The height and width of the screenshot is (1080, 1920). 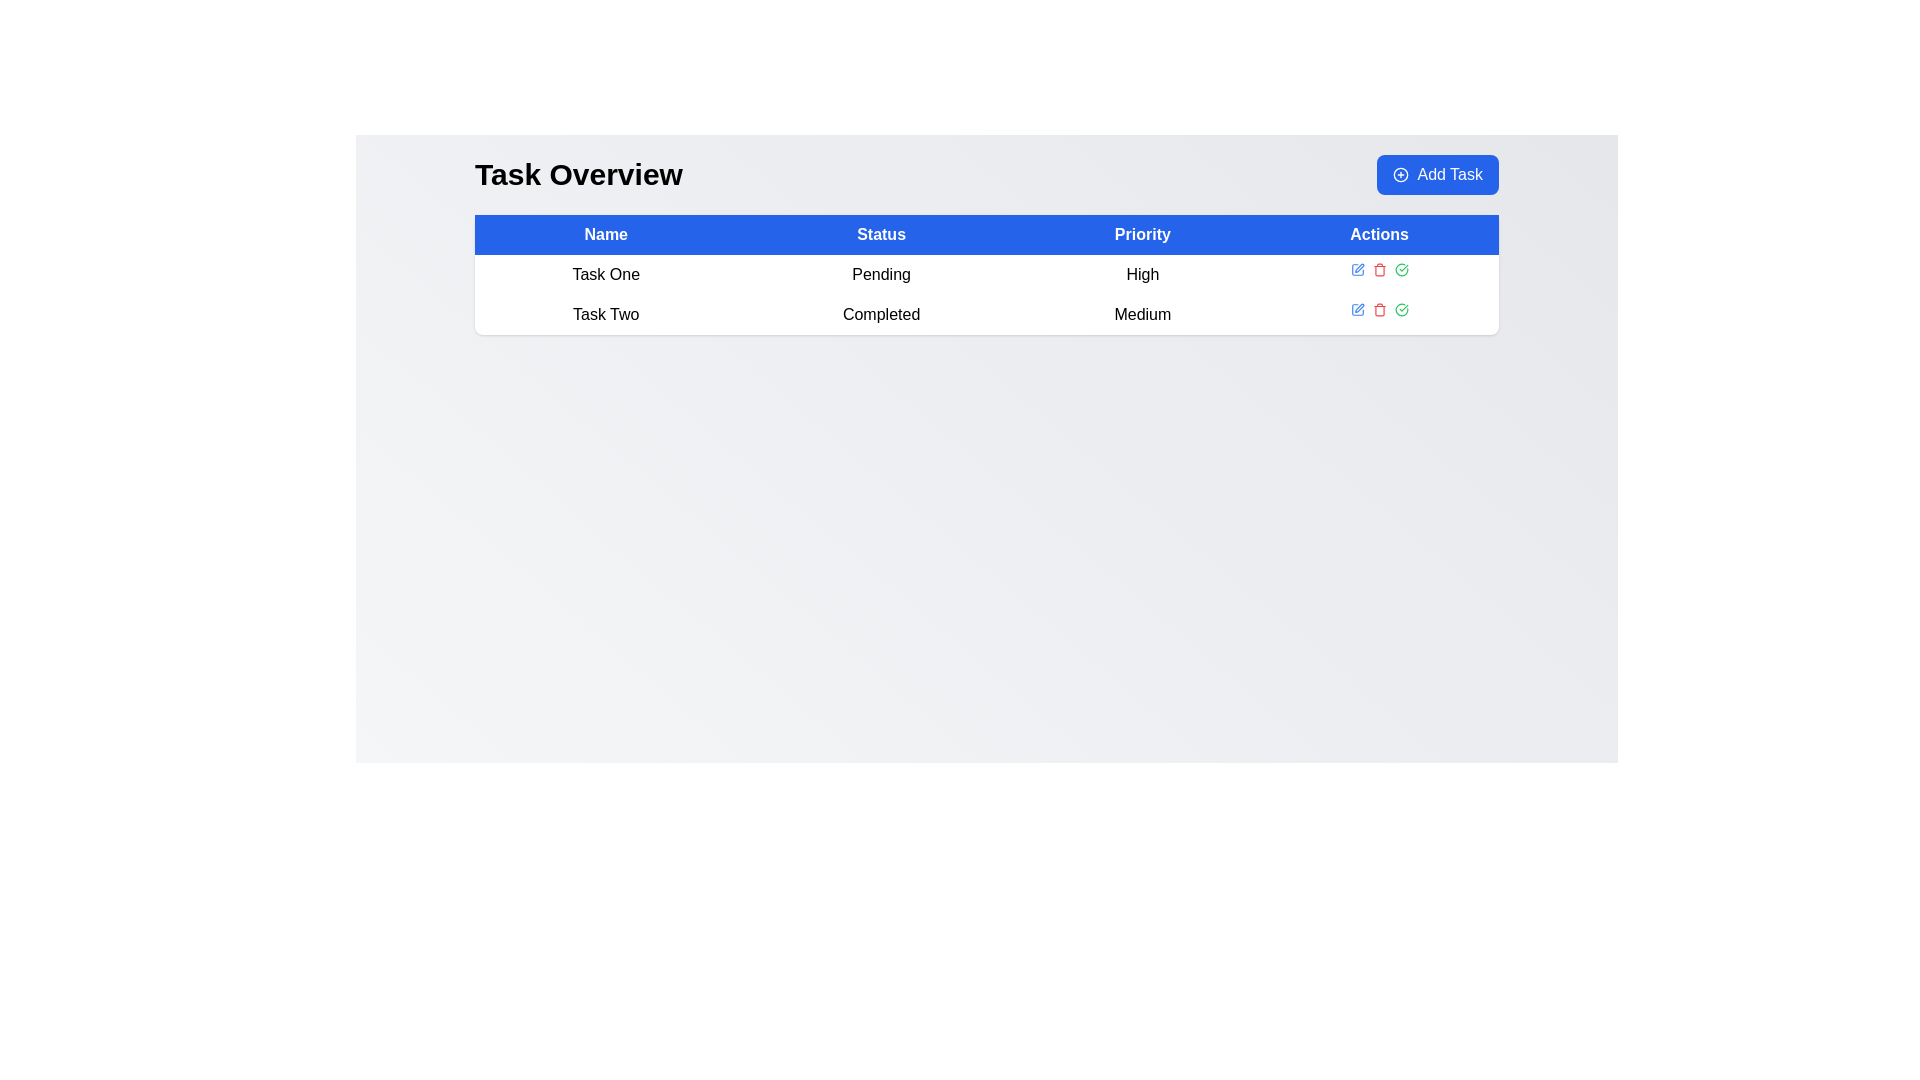 What do you see at coordinates (1357, 270) in the screenshot?
I see `the small blue edit icon resembling a pen in the 'Actions' column of the 'Task Overview' table for 'Task One' to initiate an edit action` at bounding box center [1357, 270].